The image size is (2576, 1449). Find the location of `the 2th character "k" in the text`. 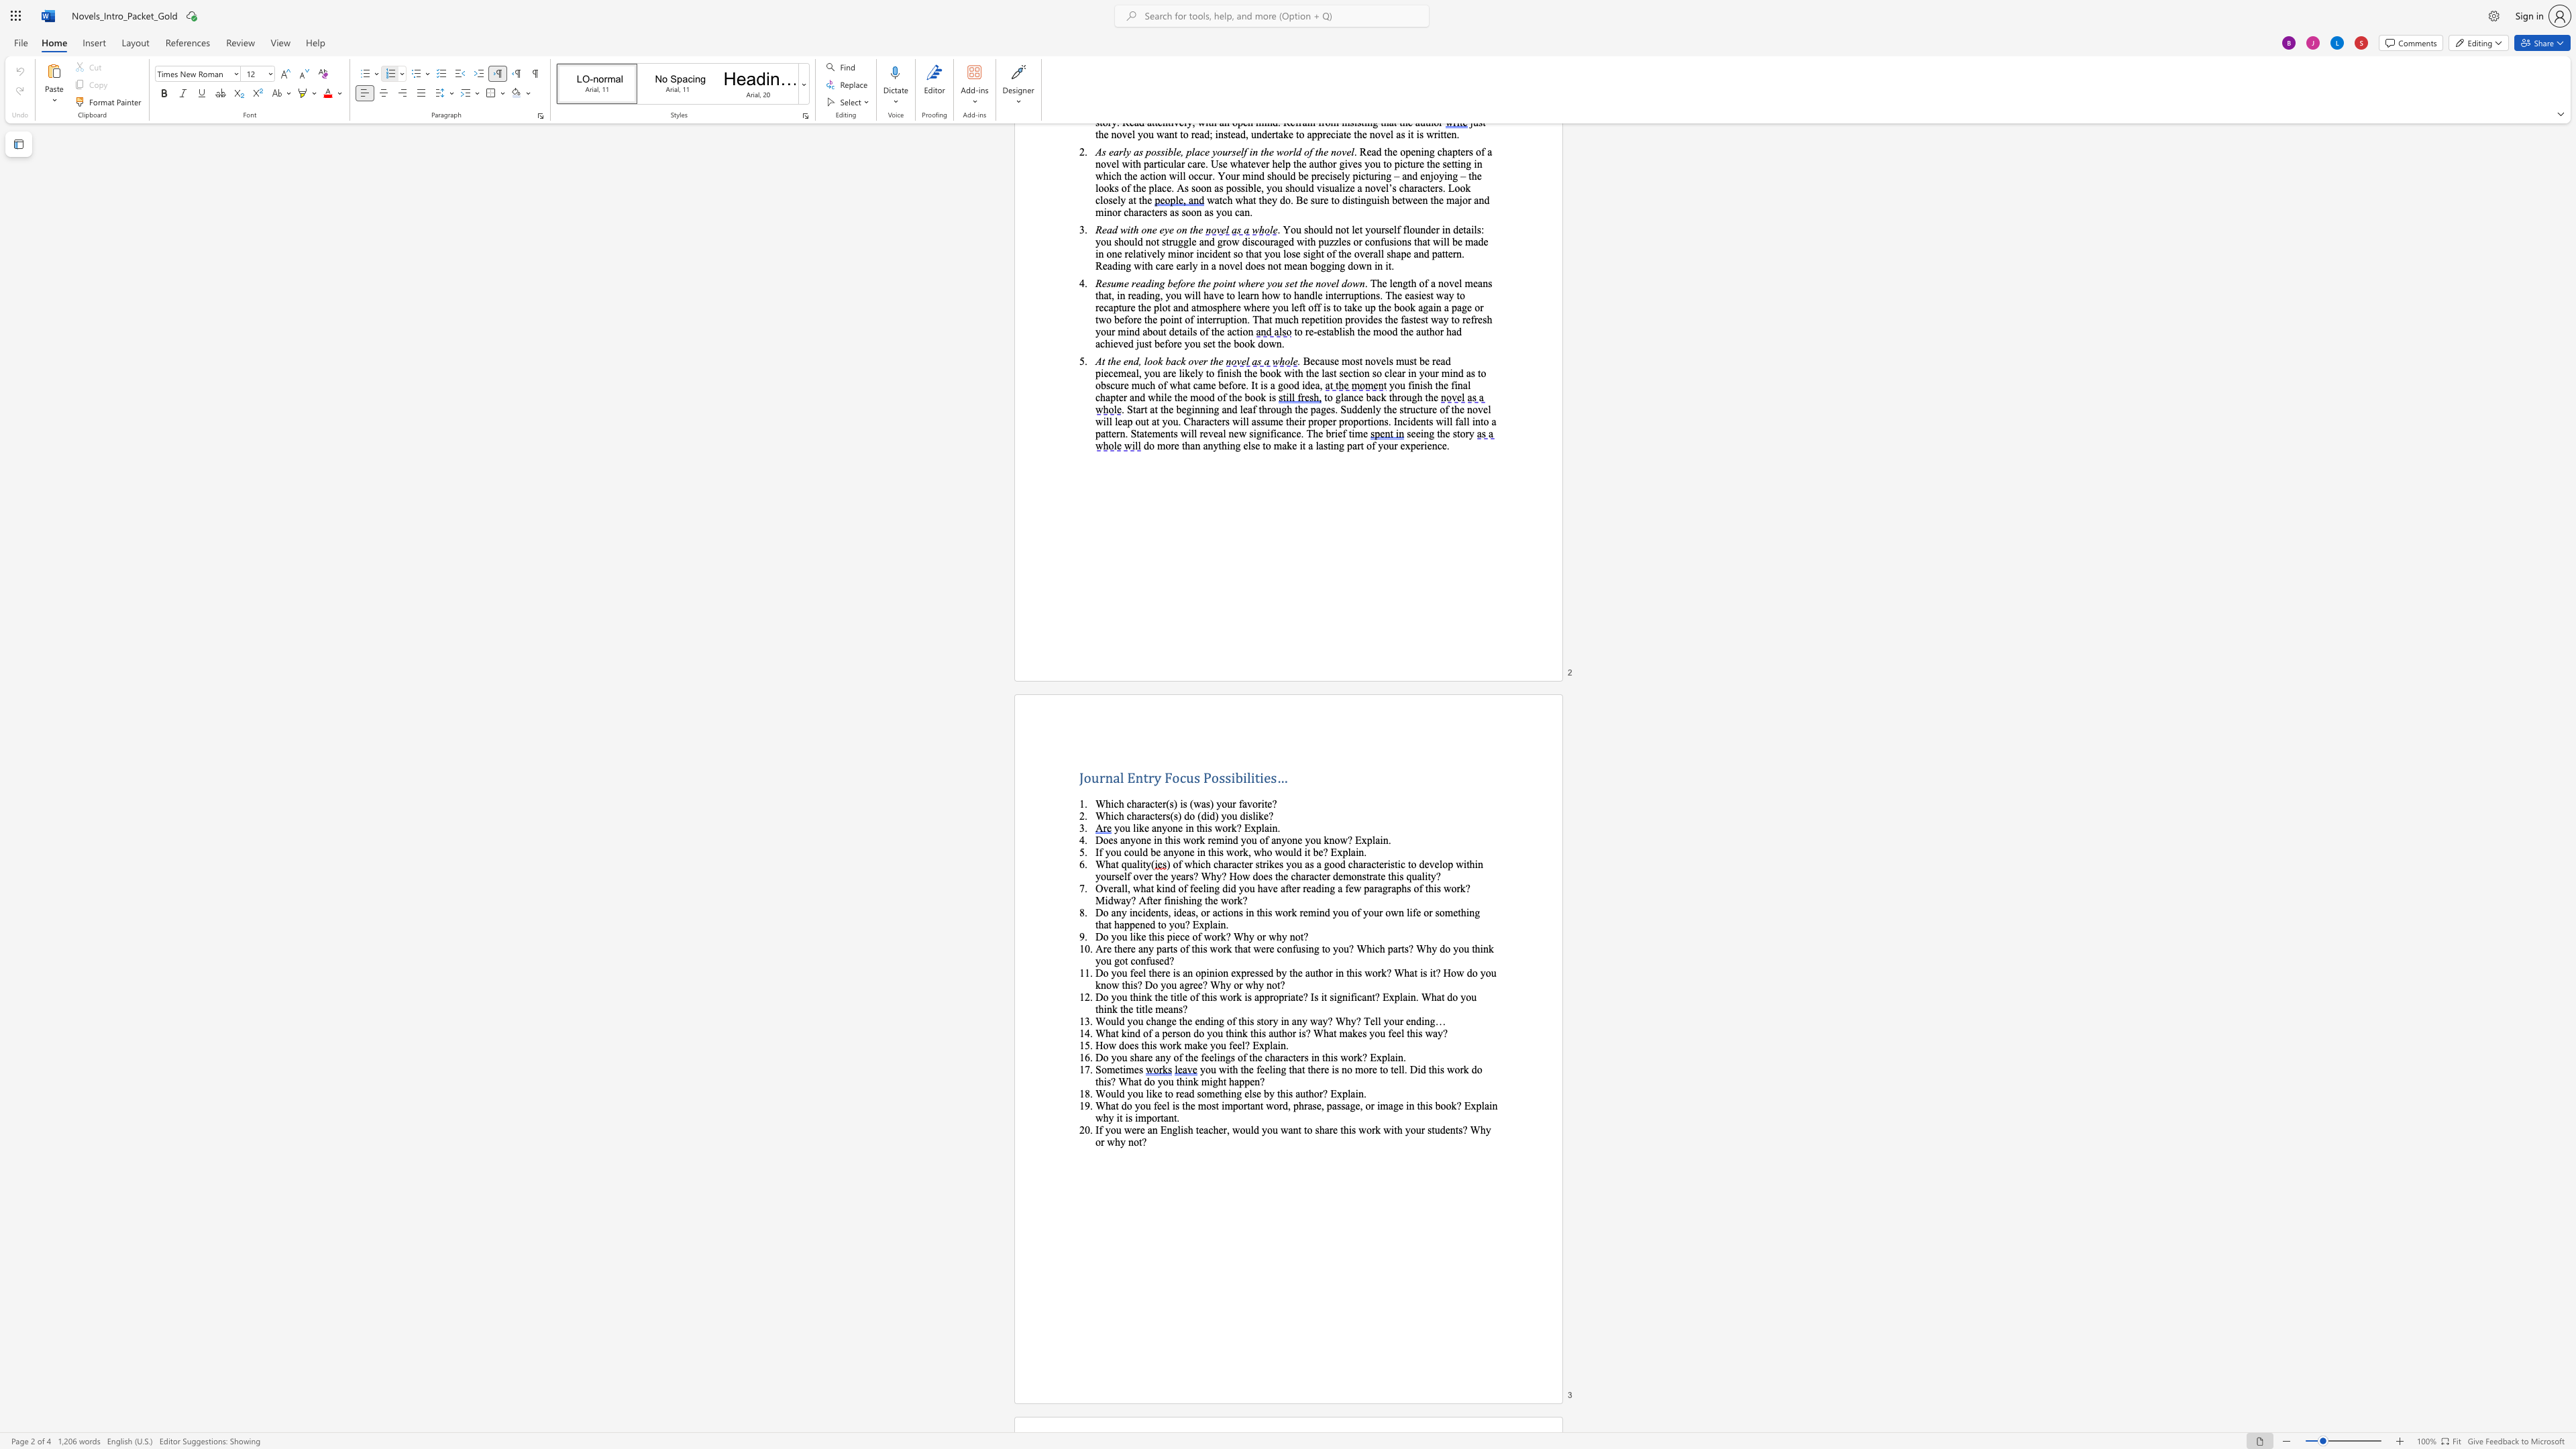

the 2th character "k" in the text is located at coordinates (1489, 948).